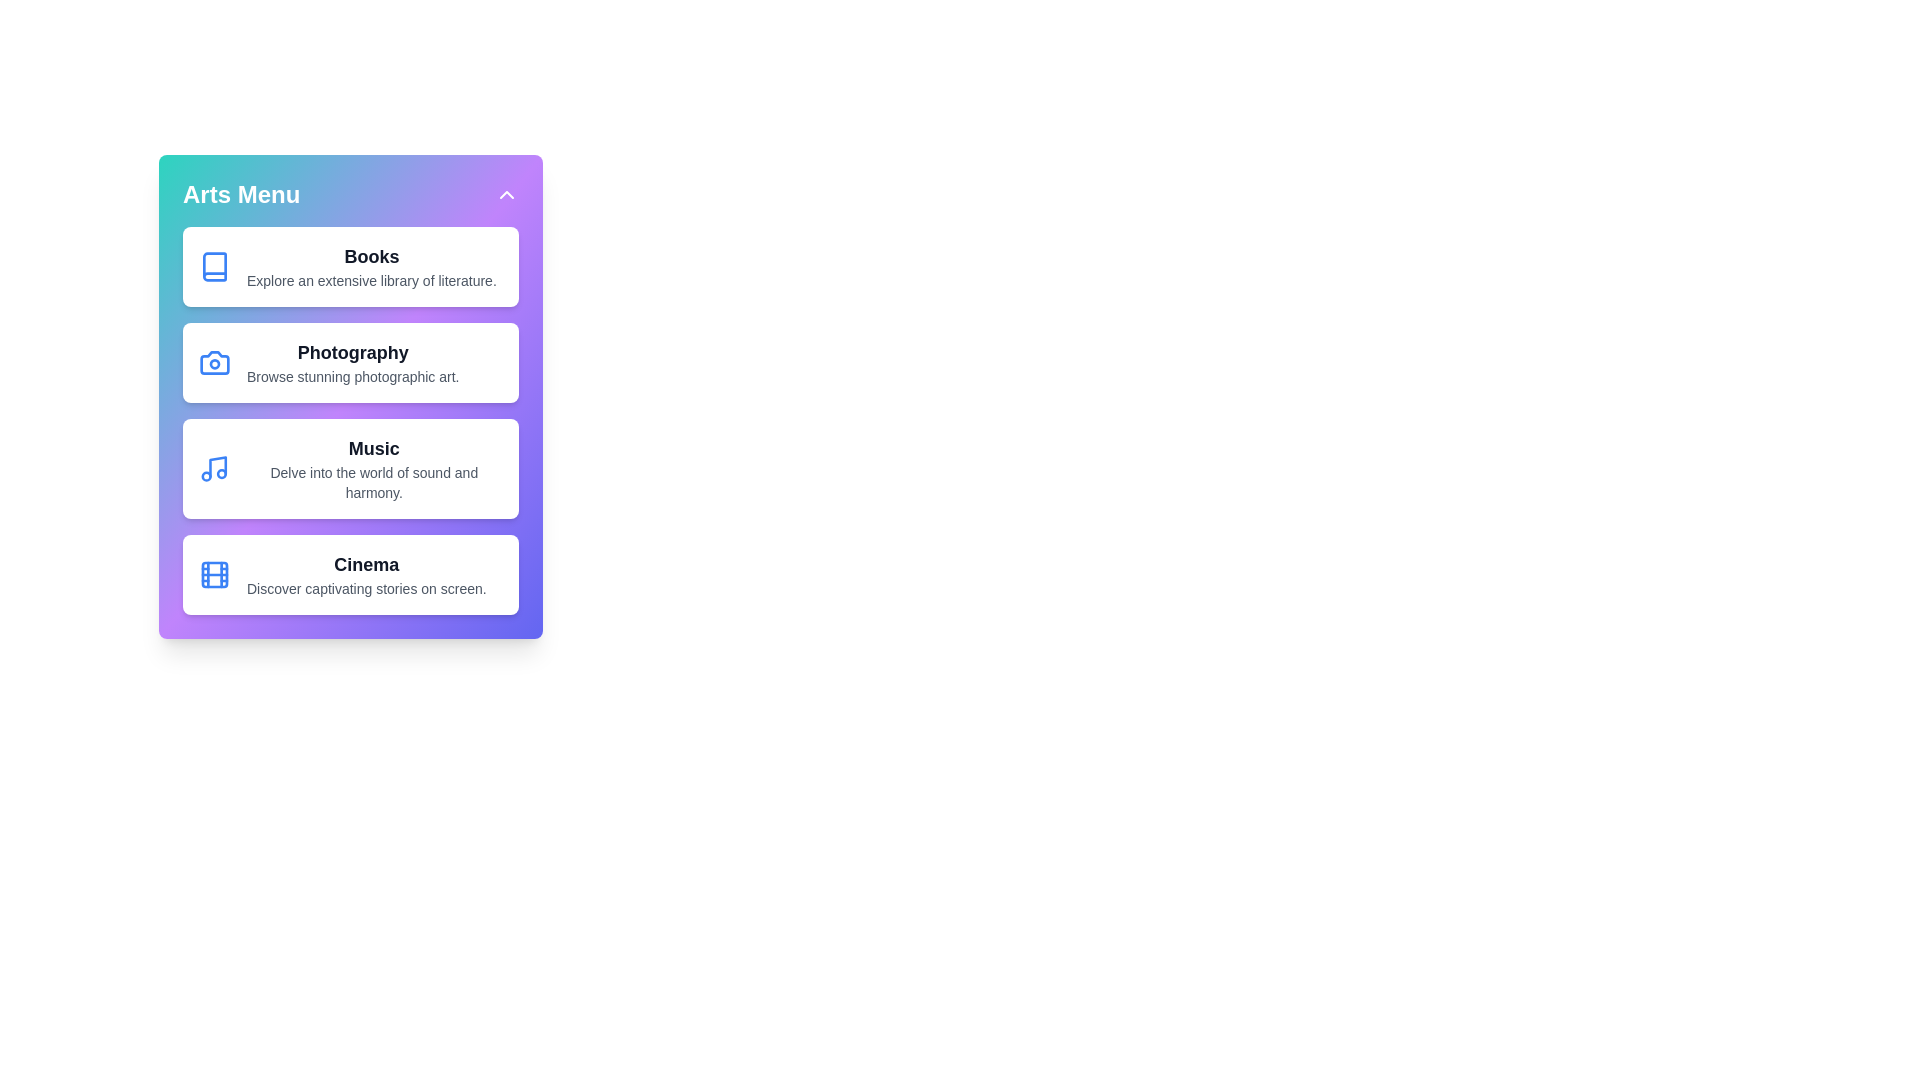  What do you see at coordinates (350, 265) in the screenshot?
I see `the 'Books' category button` at bounding box center [350, 265].